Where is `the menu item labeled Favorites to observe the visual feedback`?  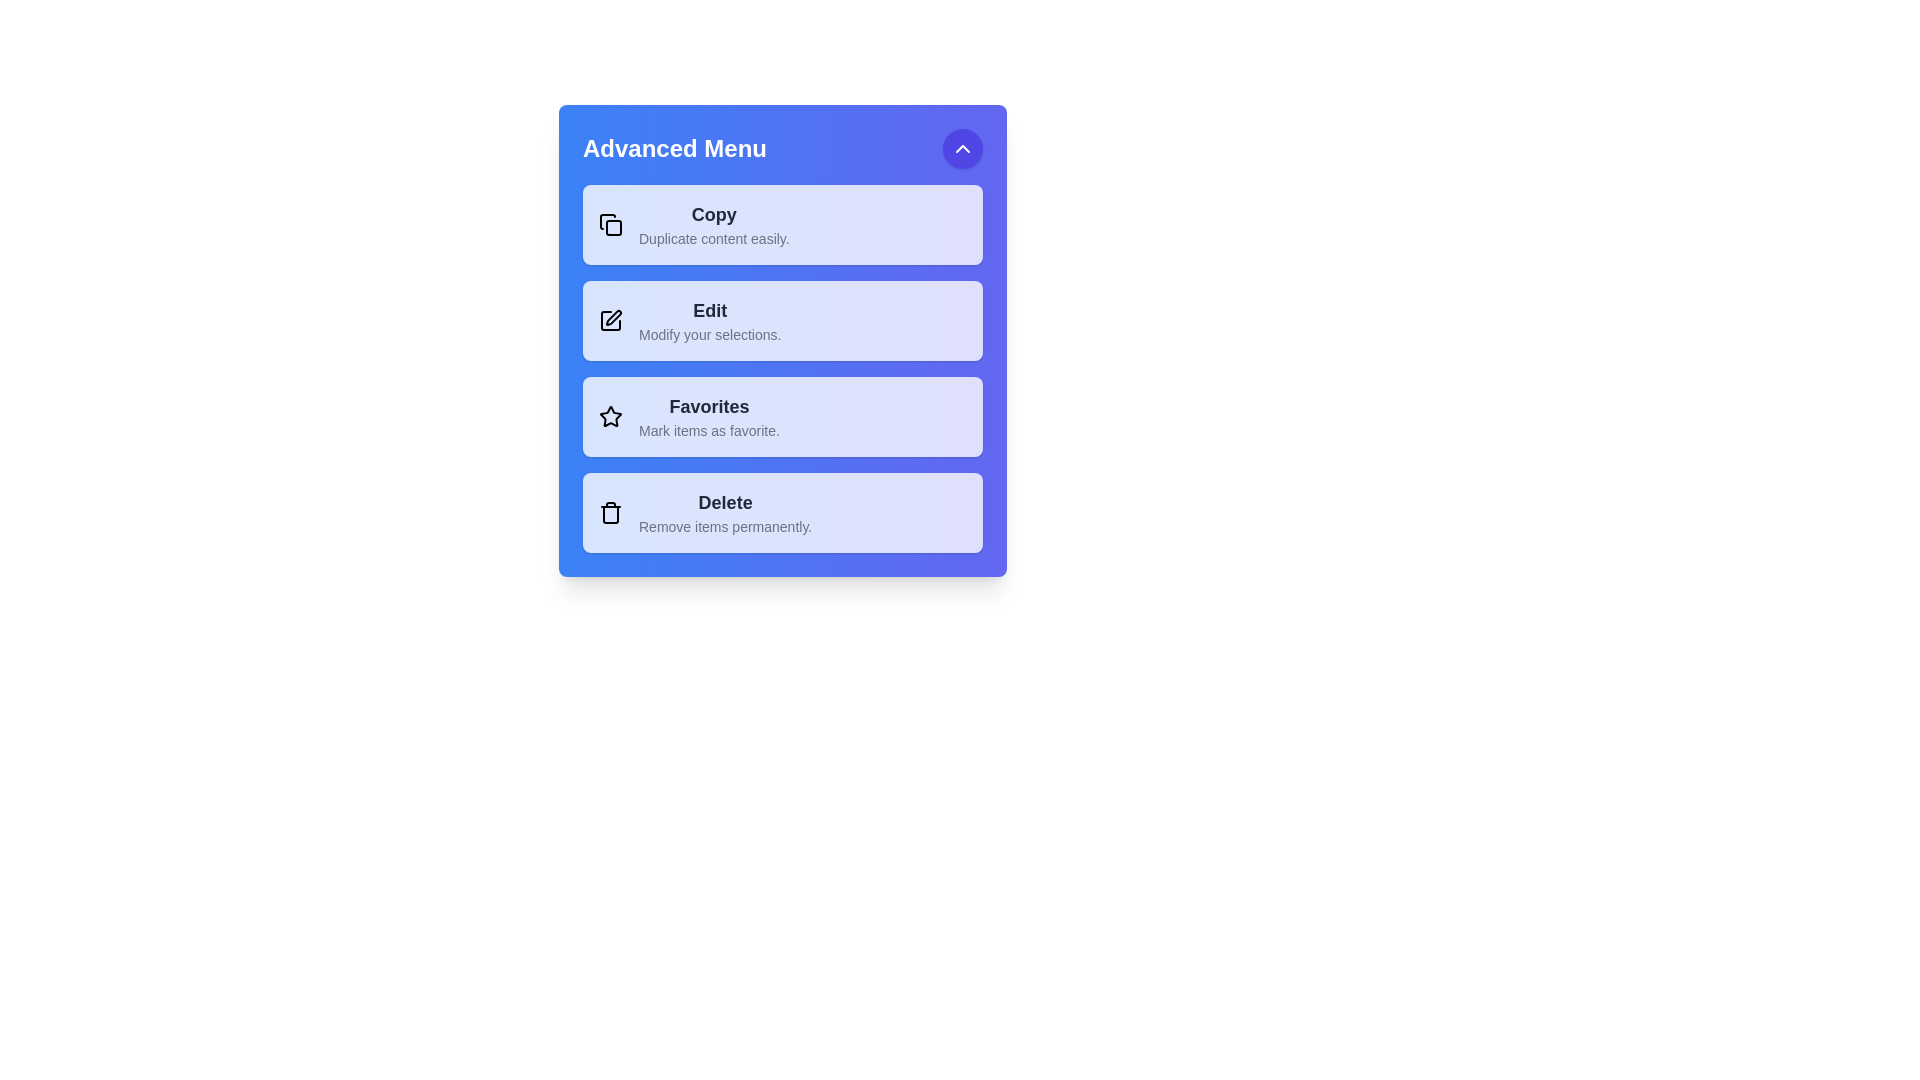
the menu item labeled Favorites to observe the visual feedback is located at coordinates (781, 415).